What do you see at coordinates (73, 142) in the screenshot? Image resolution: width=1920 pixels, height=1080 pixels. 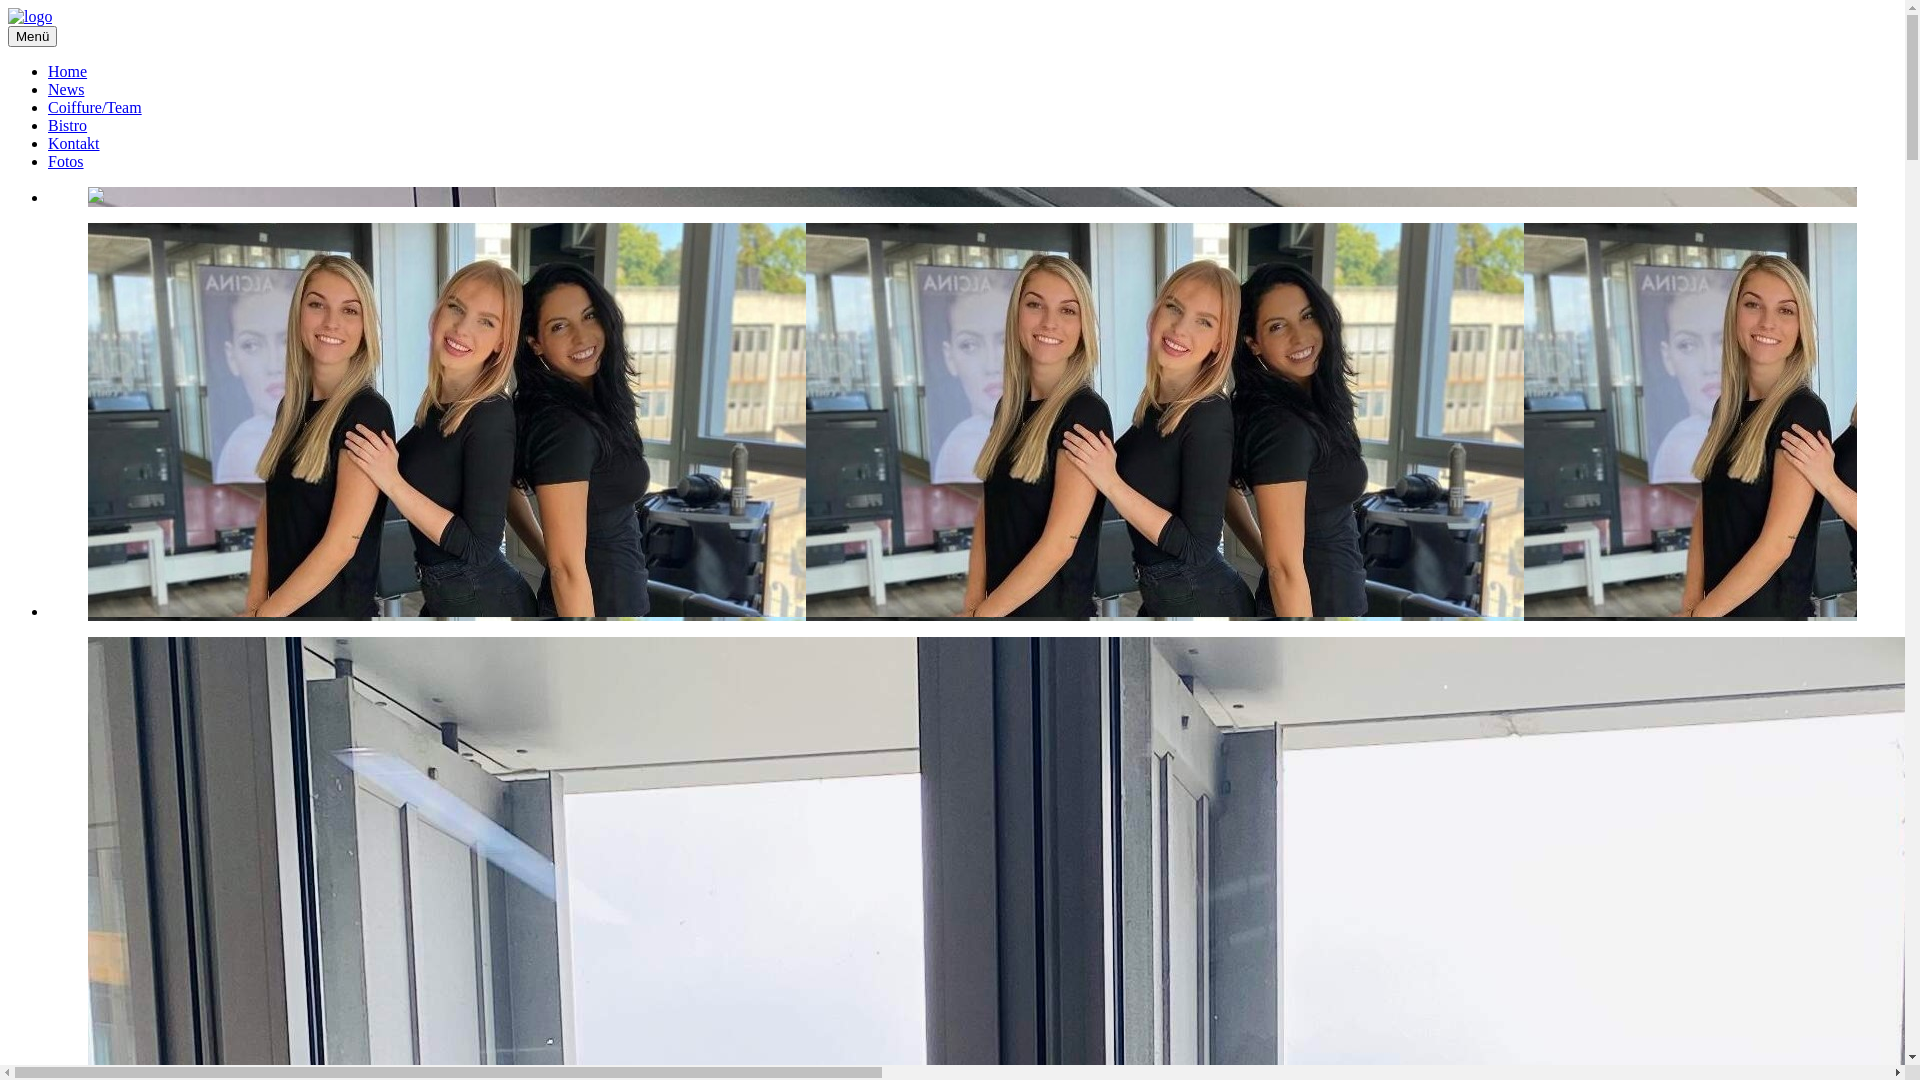 I see `'Kontakt'` at bounding box center [73, 142].